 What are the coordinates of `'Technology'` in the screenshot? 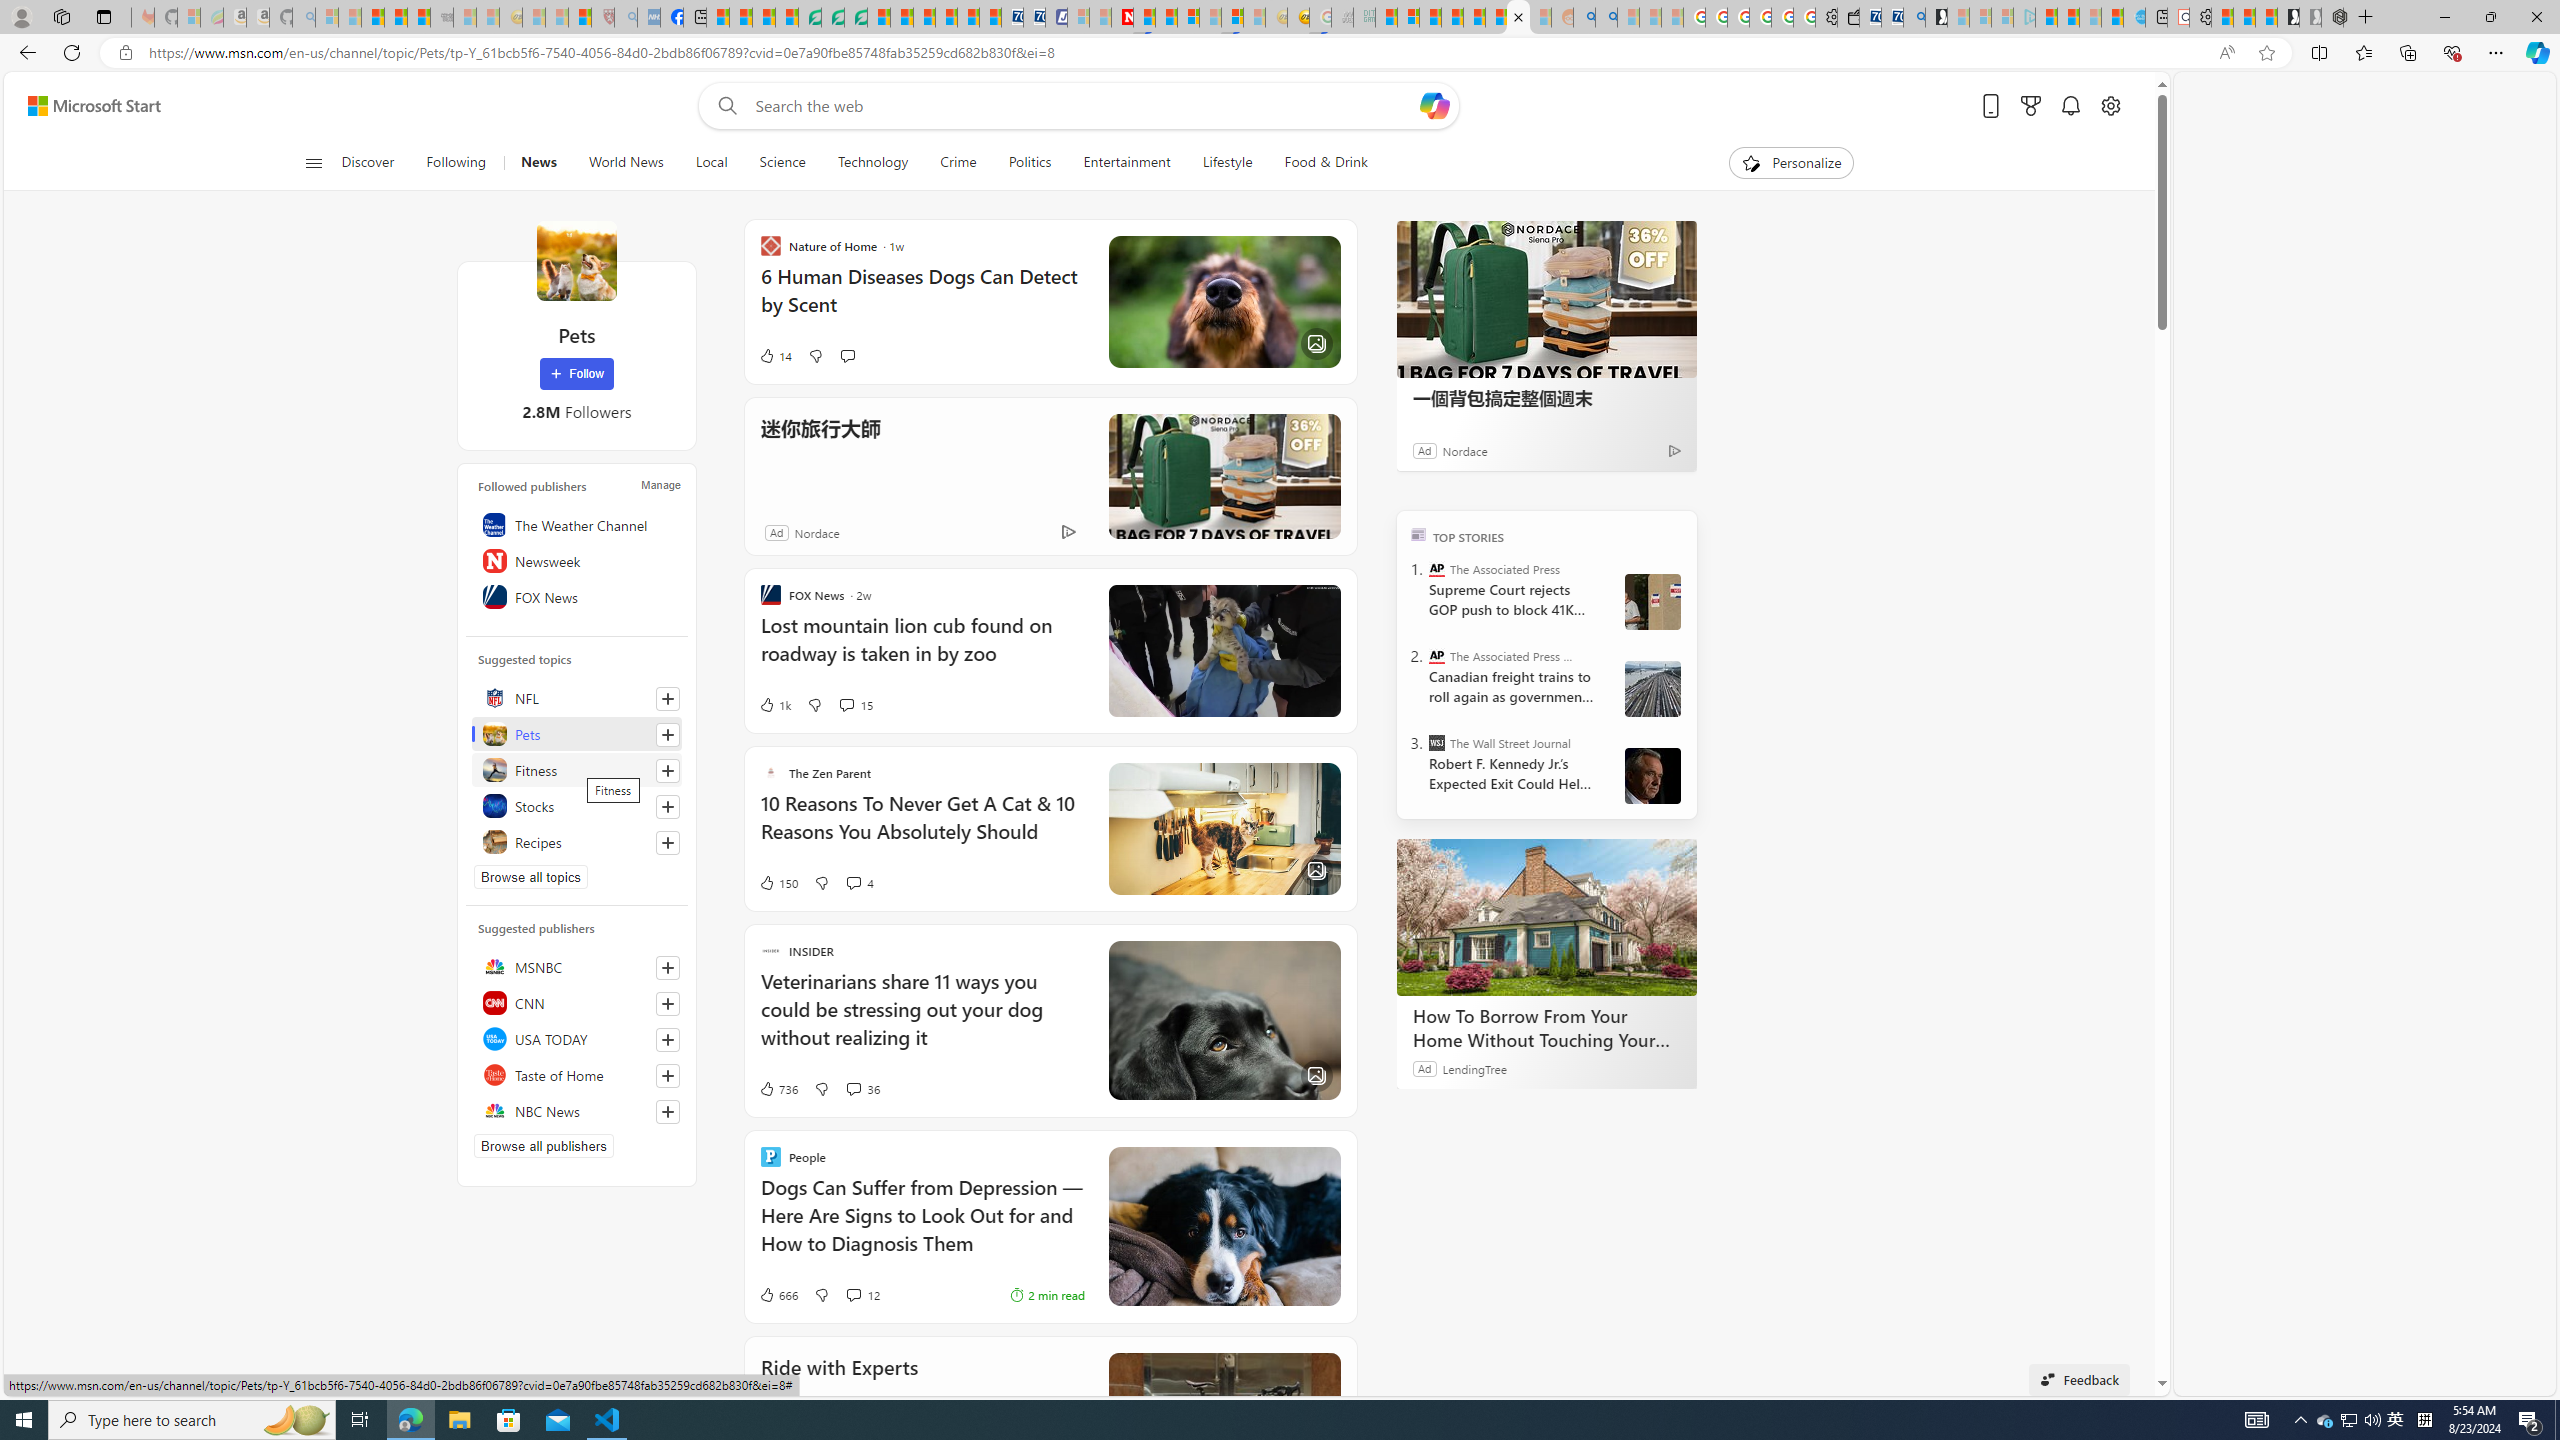 It's located at (872, 162).